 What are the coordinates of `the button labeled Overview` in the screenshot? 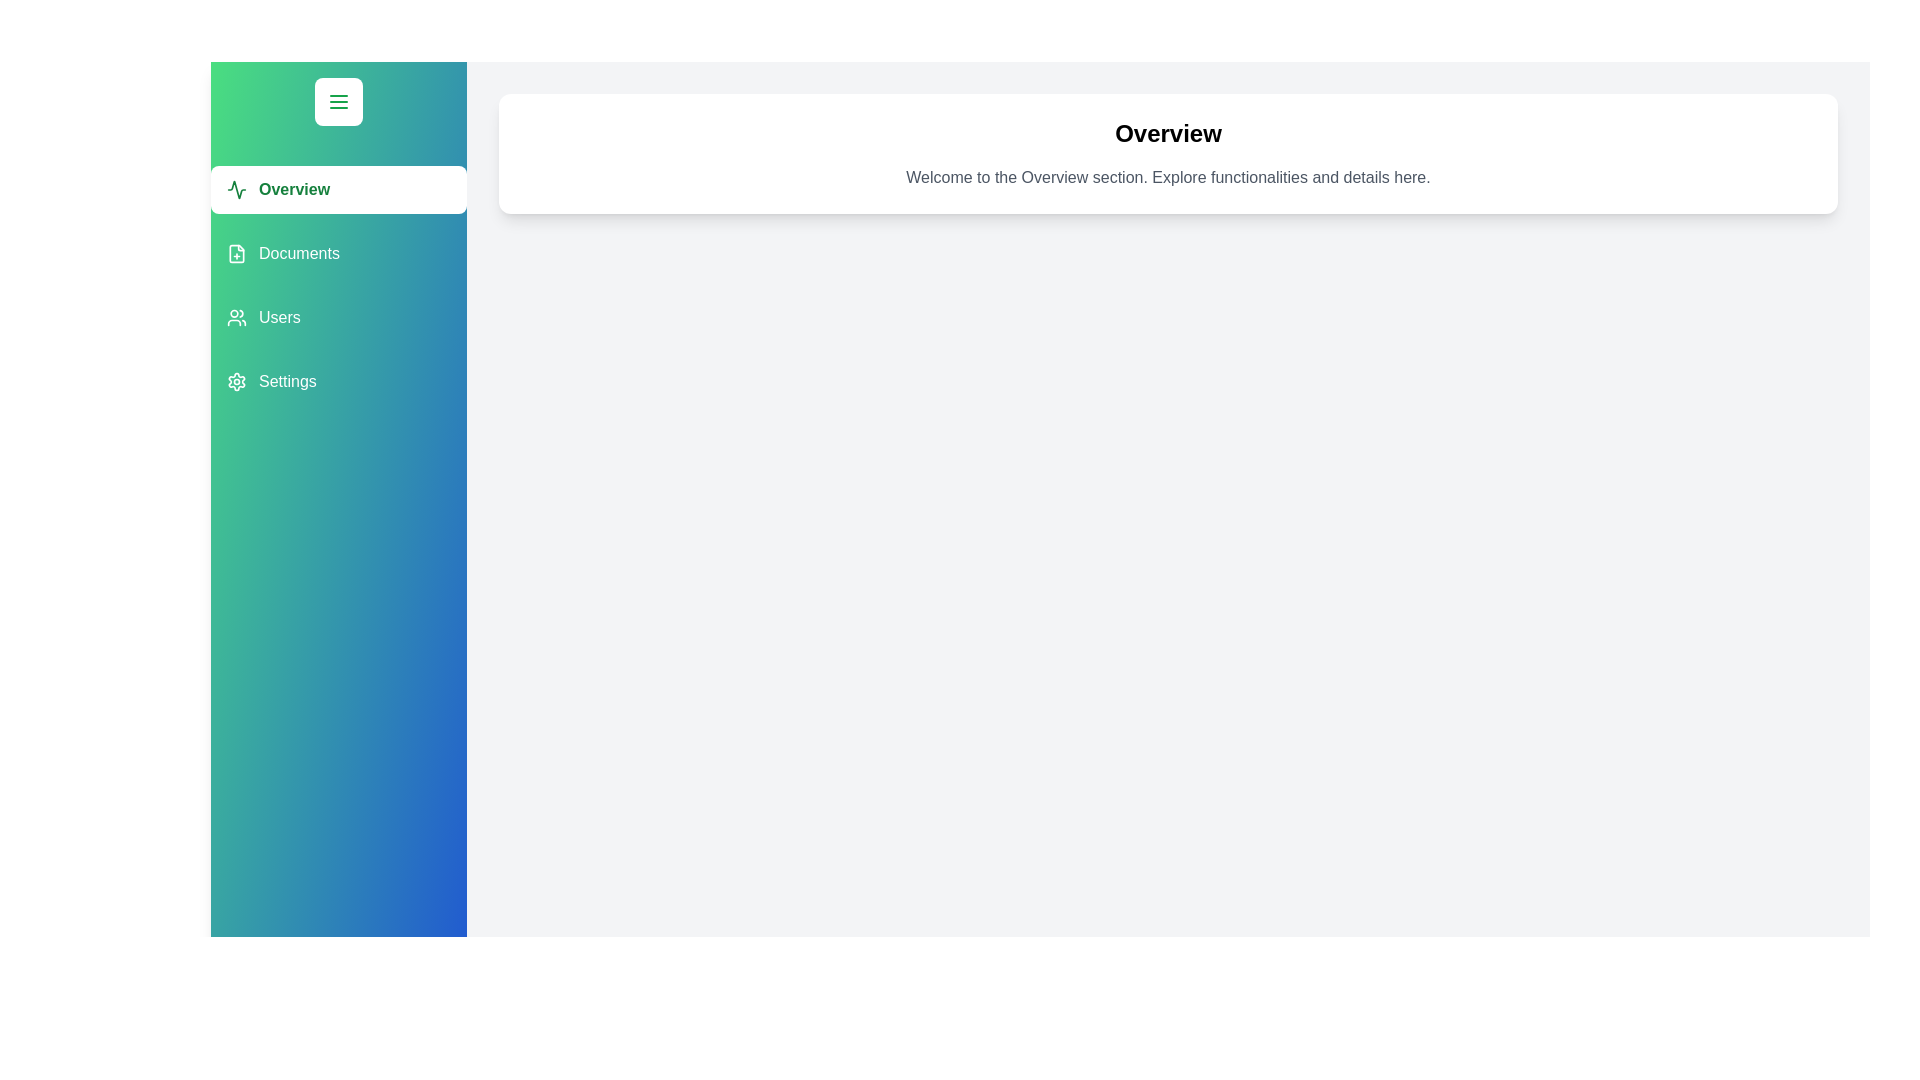 It's located at (339, 189).